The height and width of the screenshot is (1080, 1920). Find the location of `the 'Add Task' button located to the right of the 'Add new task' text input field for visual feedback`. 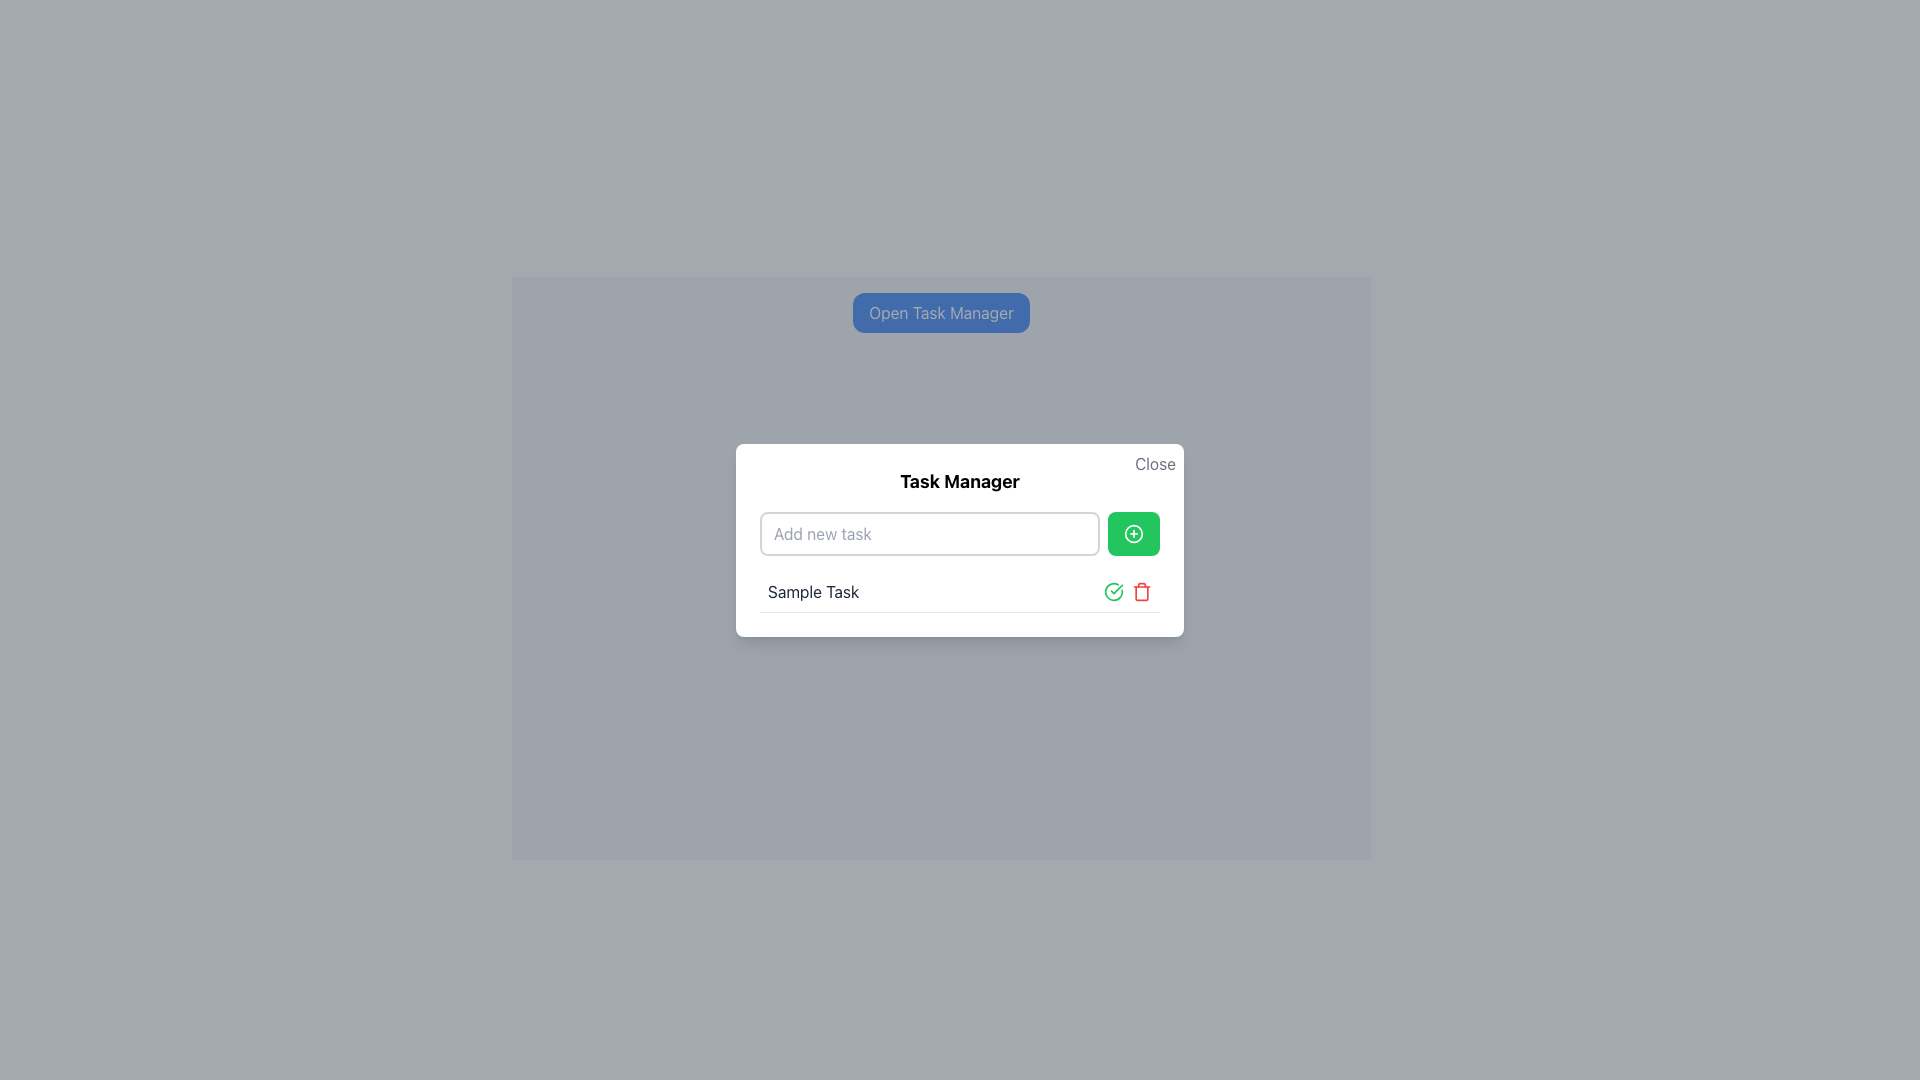

the 'Add Task' button located to the right of the 'Add new task' text input field for visual feedback is located at coordinates (1133, 532).